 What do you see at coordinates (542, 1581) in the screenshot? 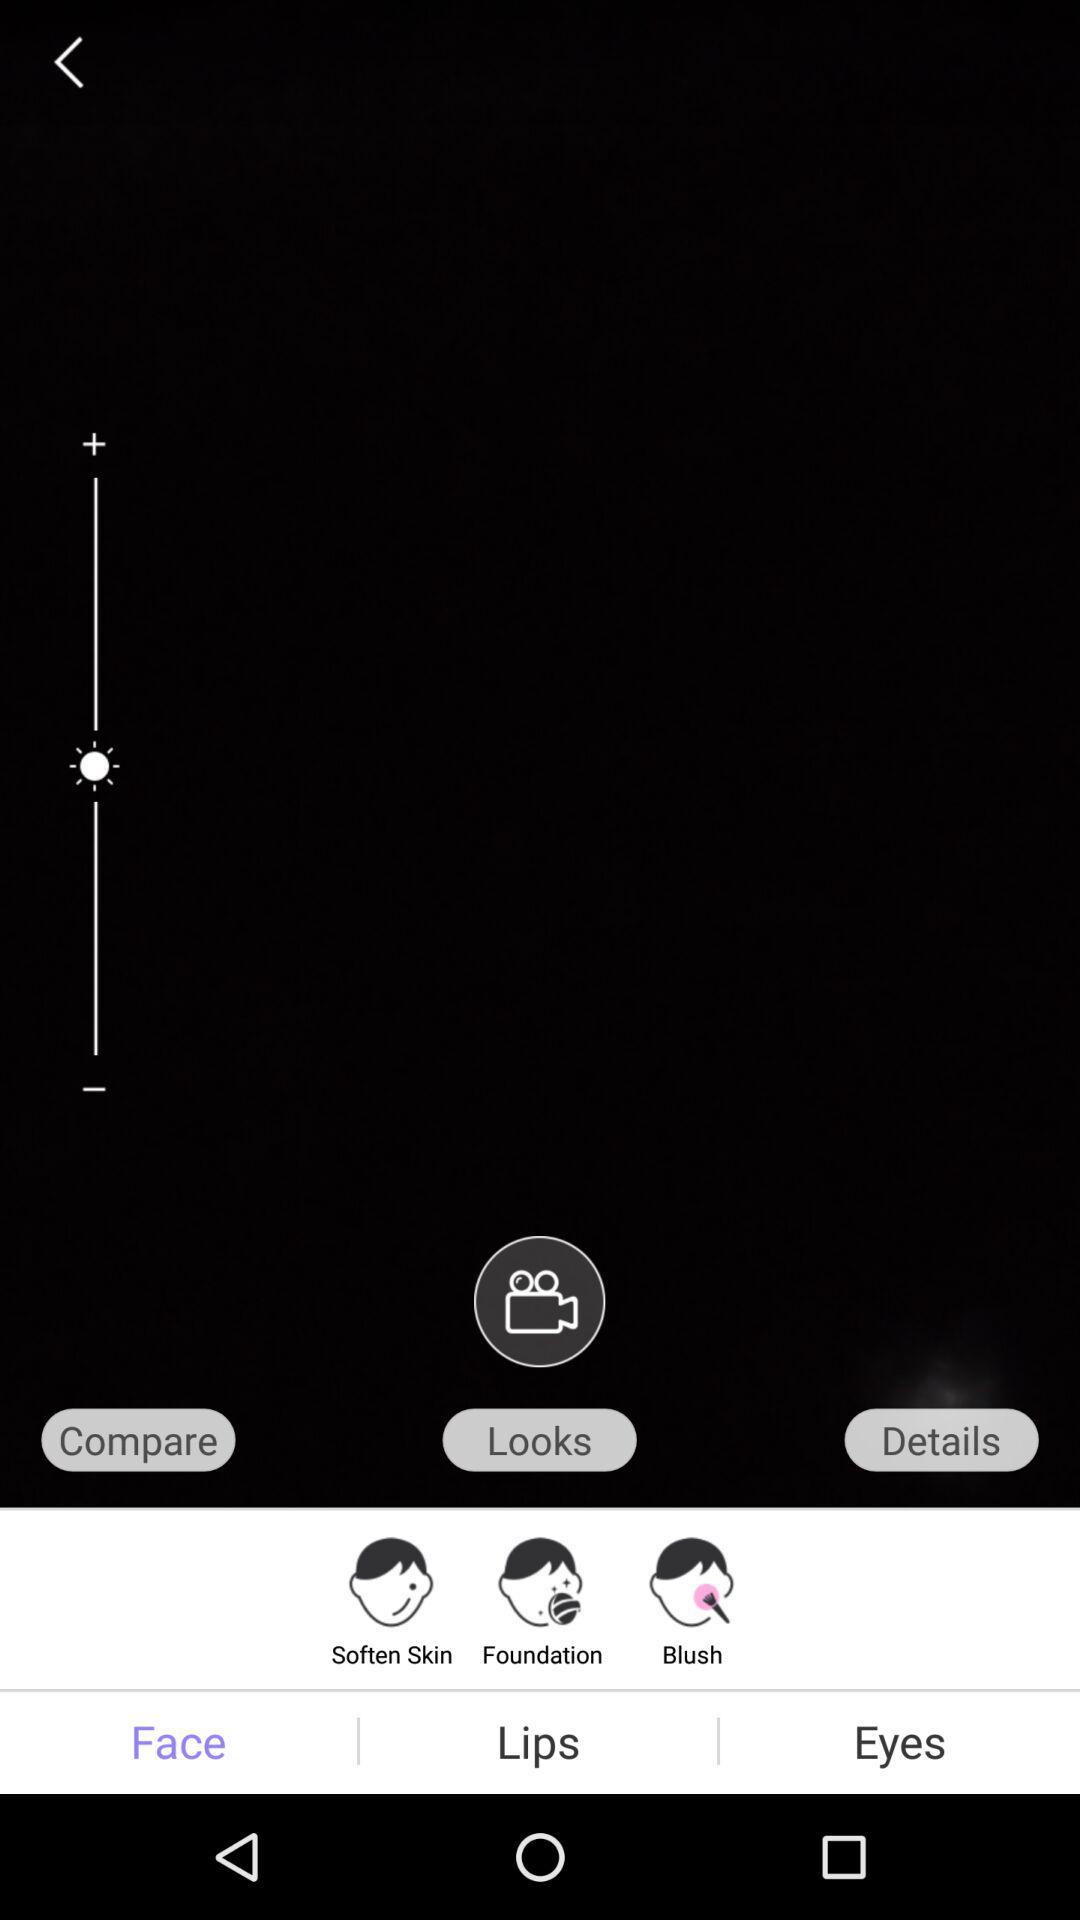
I see `the icon which is above foundation on a page` at bounding box center [542, 1581].